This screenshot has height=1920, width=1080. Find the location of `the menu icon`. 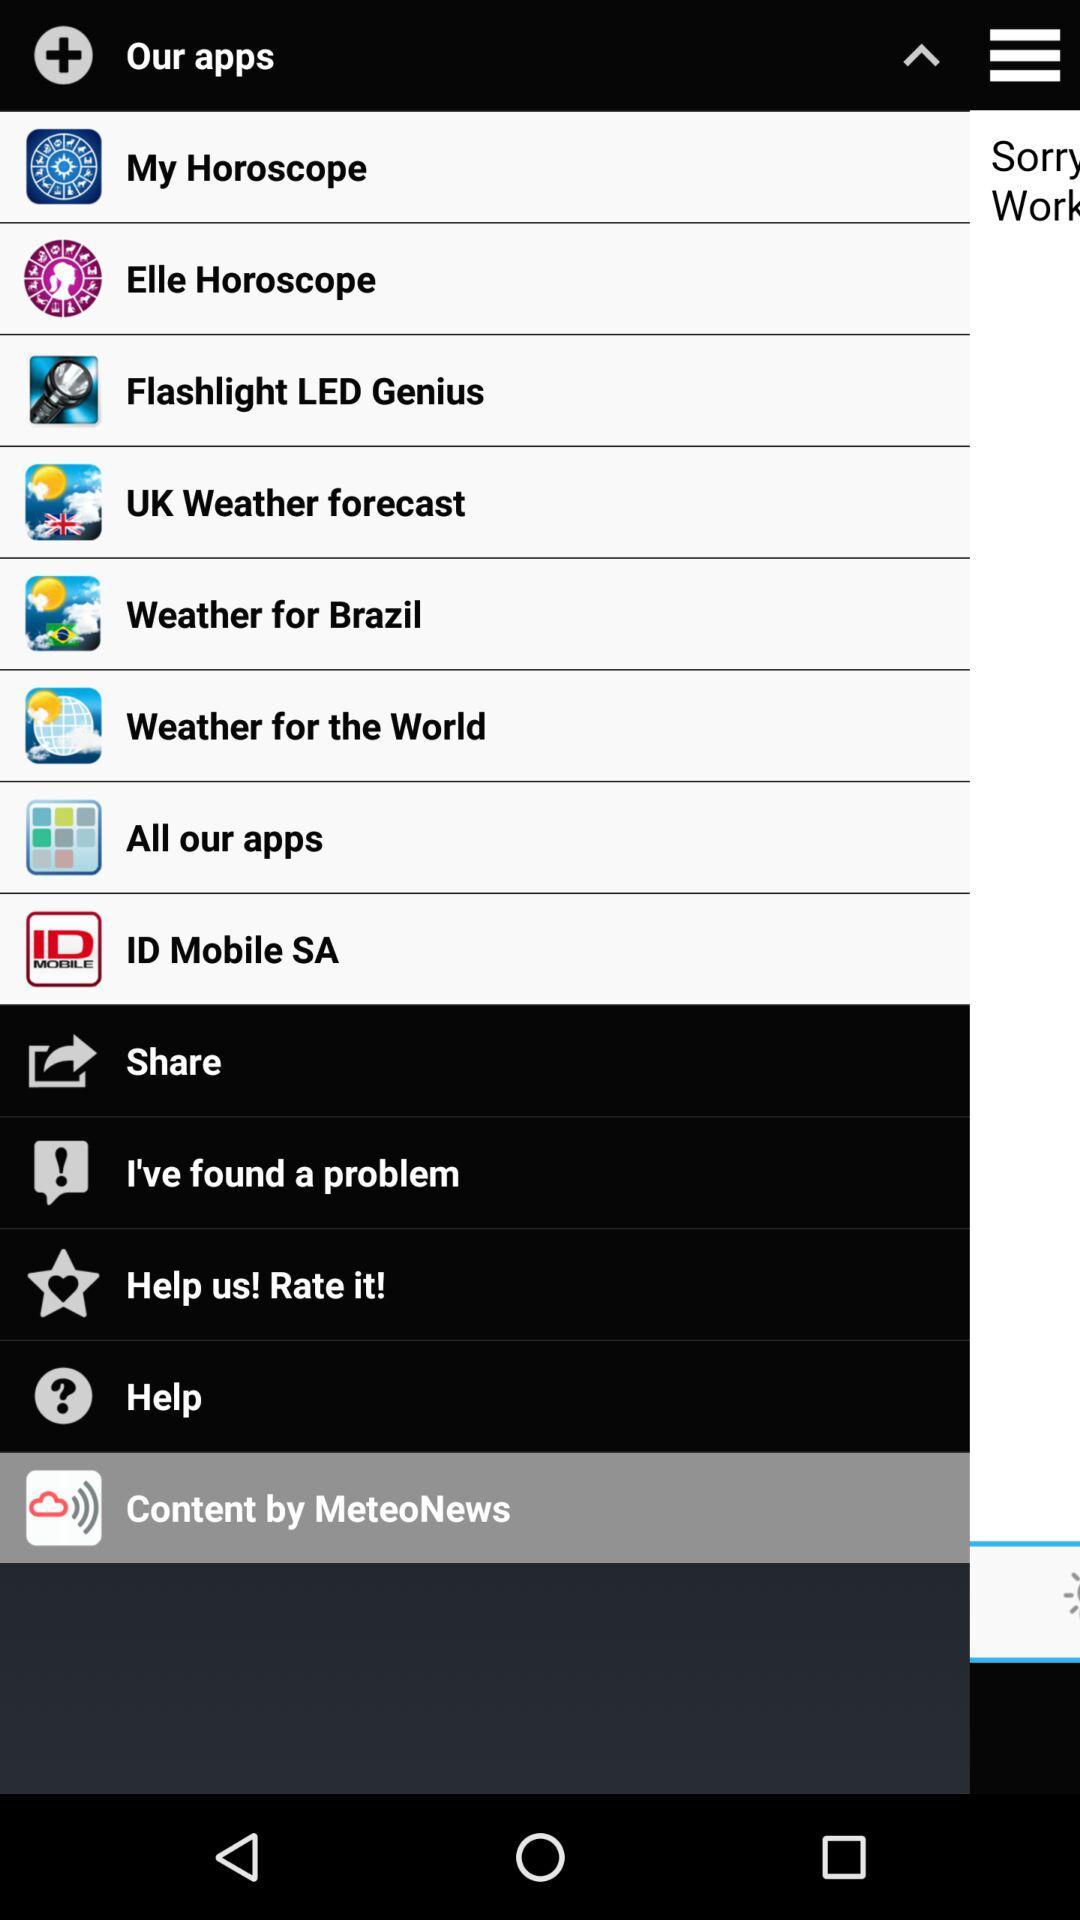

the menu icon is located at coordinates (1024, 58).